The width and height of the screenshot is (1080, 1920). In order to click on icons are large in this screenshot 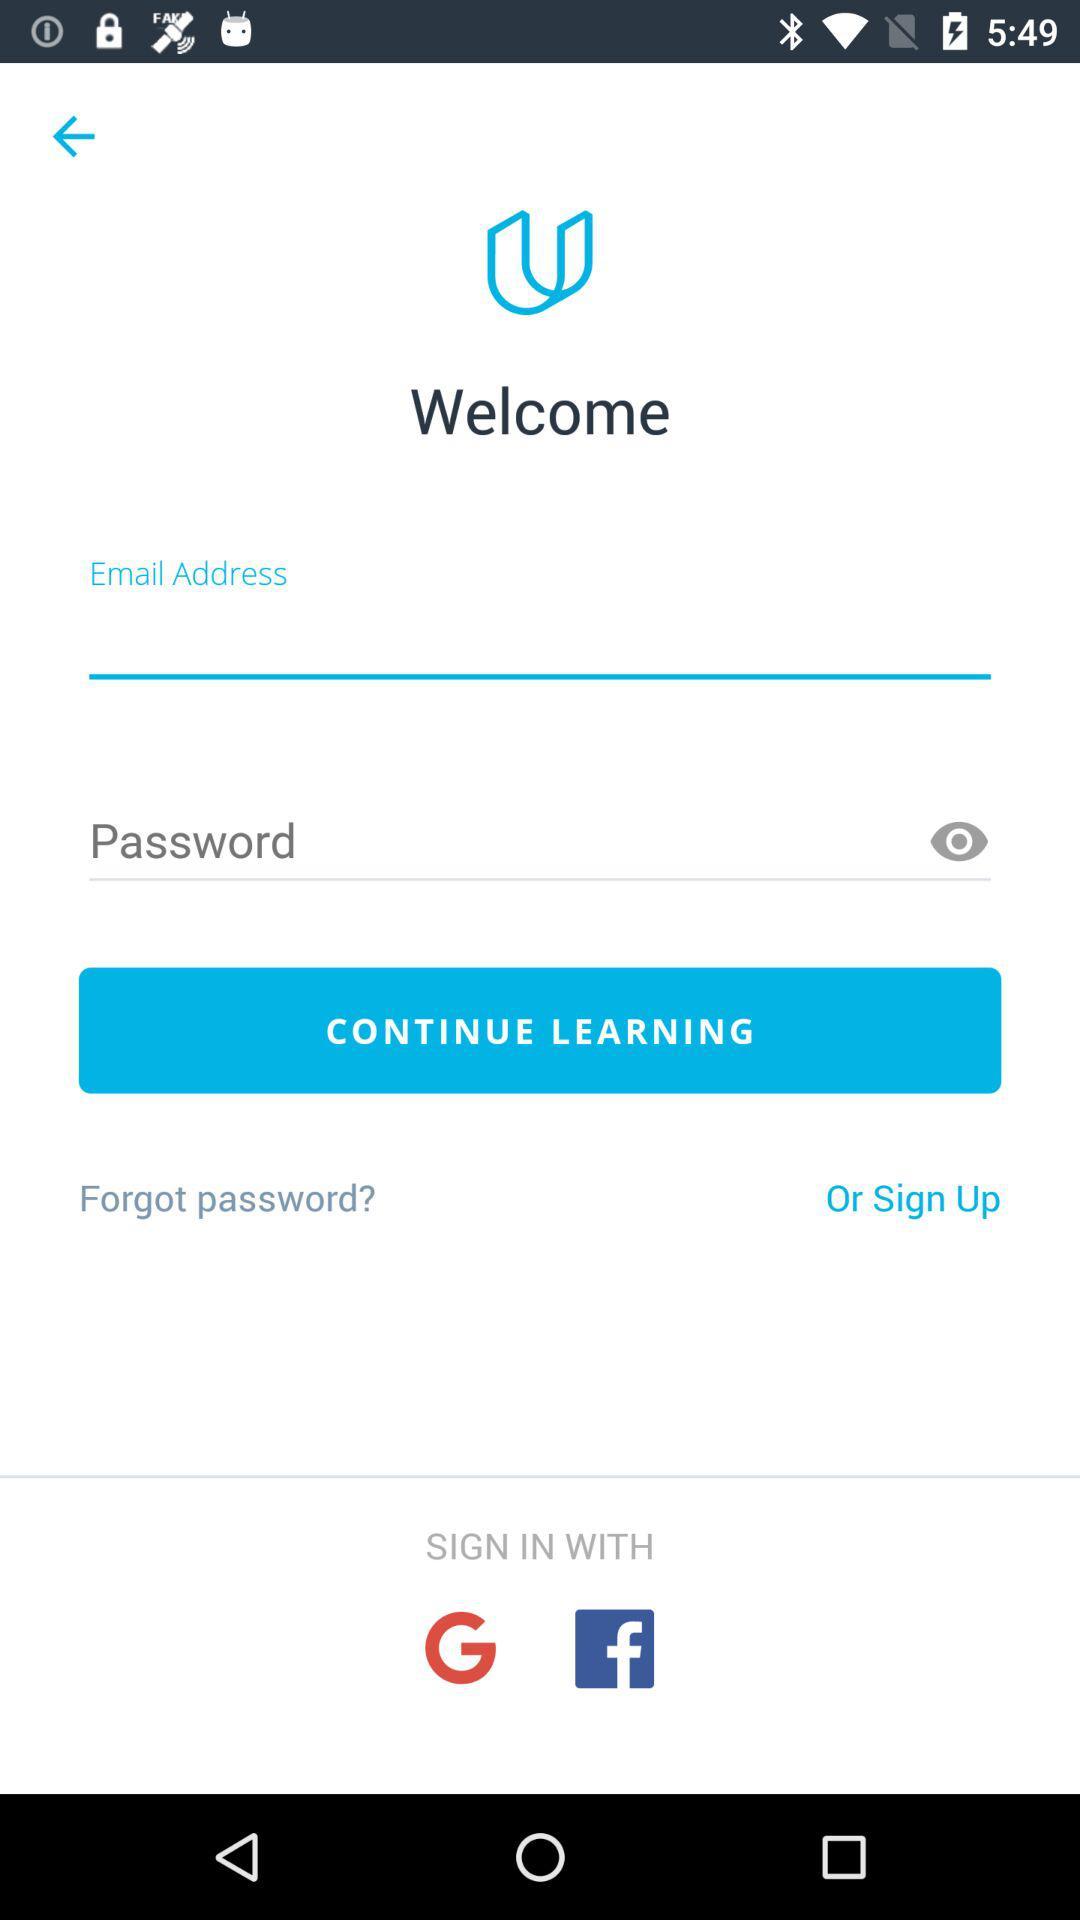, I will do `click(460, 1648)`.